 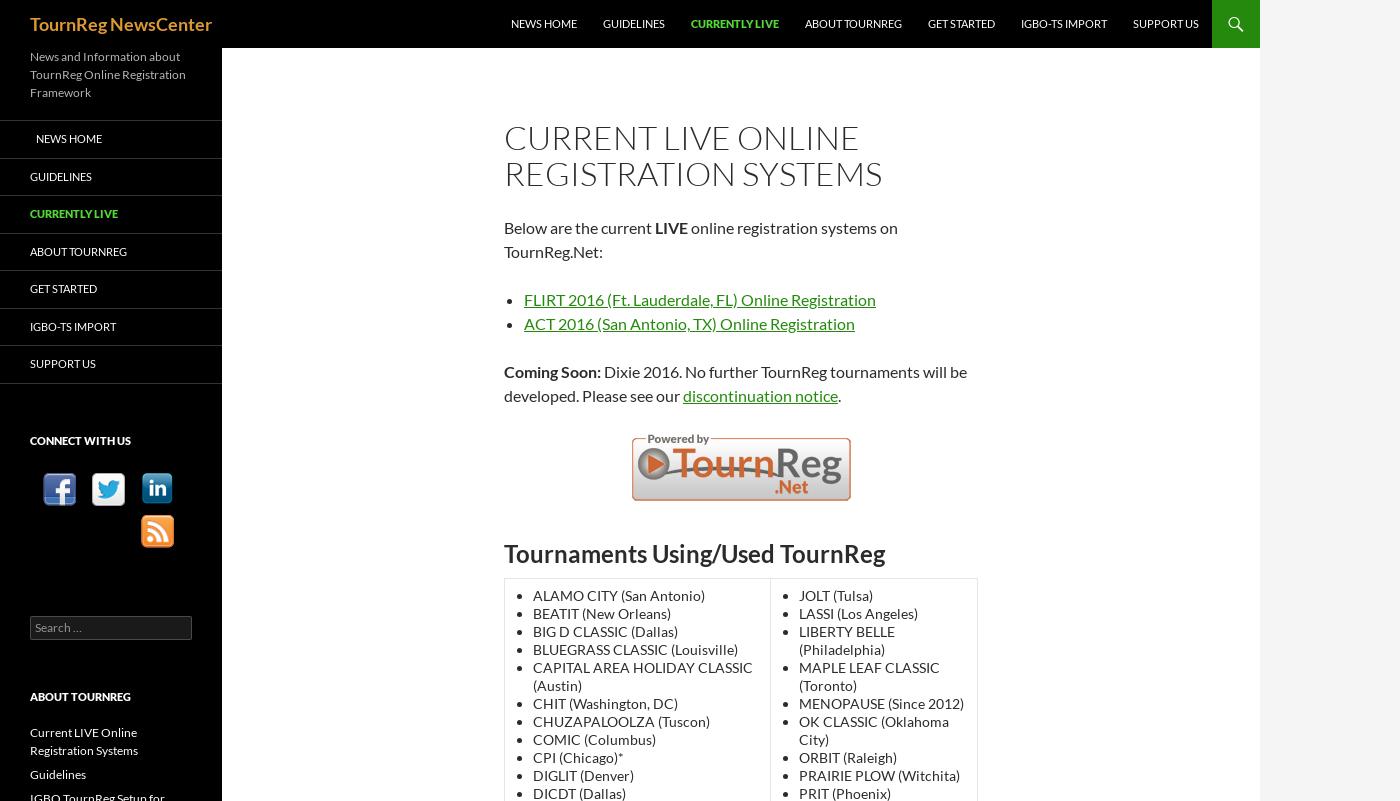 What do you see at coordinates (635, 648) in the screenshot?
I see `'BLUEGRASS CLASSIC (Louisville)'` at bounding box center [635, 648].